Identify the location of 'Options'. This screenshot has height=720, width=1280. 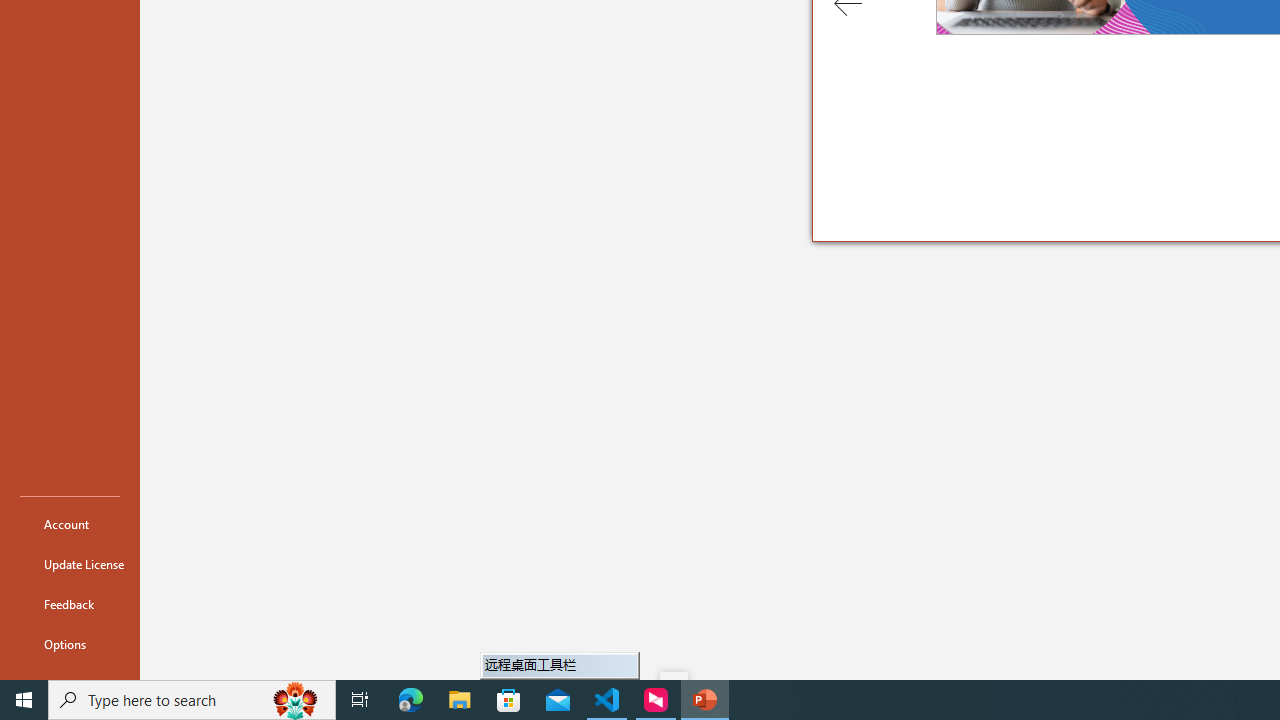
(69, 644).